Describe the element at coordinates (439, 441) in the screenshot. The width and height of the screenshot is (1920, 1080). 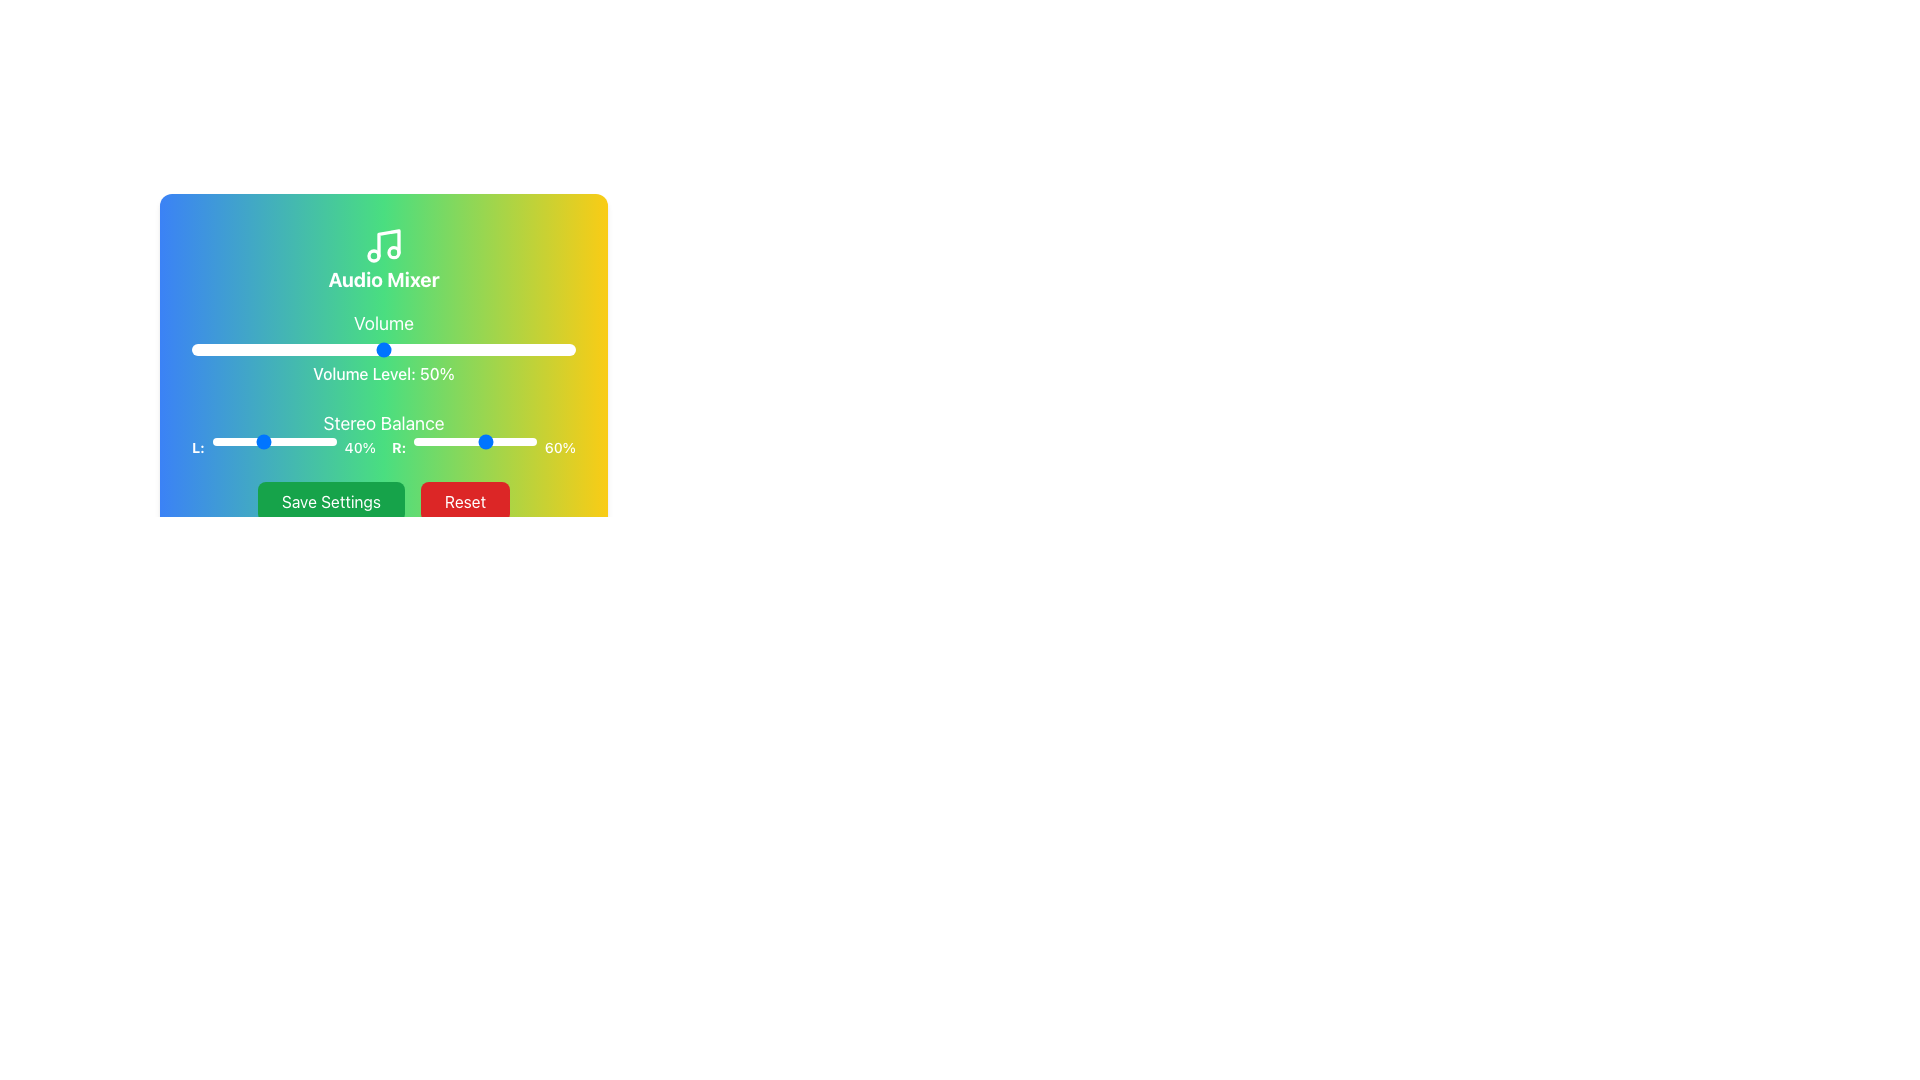
I see `the stereo balance` at that location.